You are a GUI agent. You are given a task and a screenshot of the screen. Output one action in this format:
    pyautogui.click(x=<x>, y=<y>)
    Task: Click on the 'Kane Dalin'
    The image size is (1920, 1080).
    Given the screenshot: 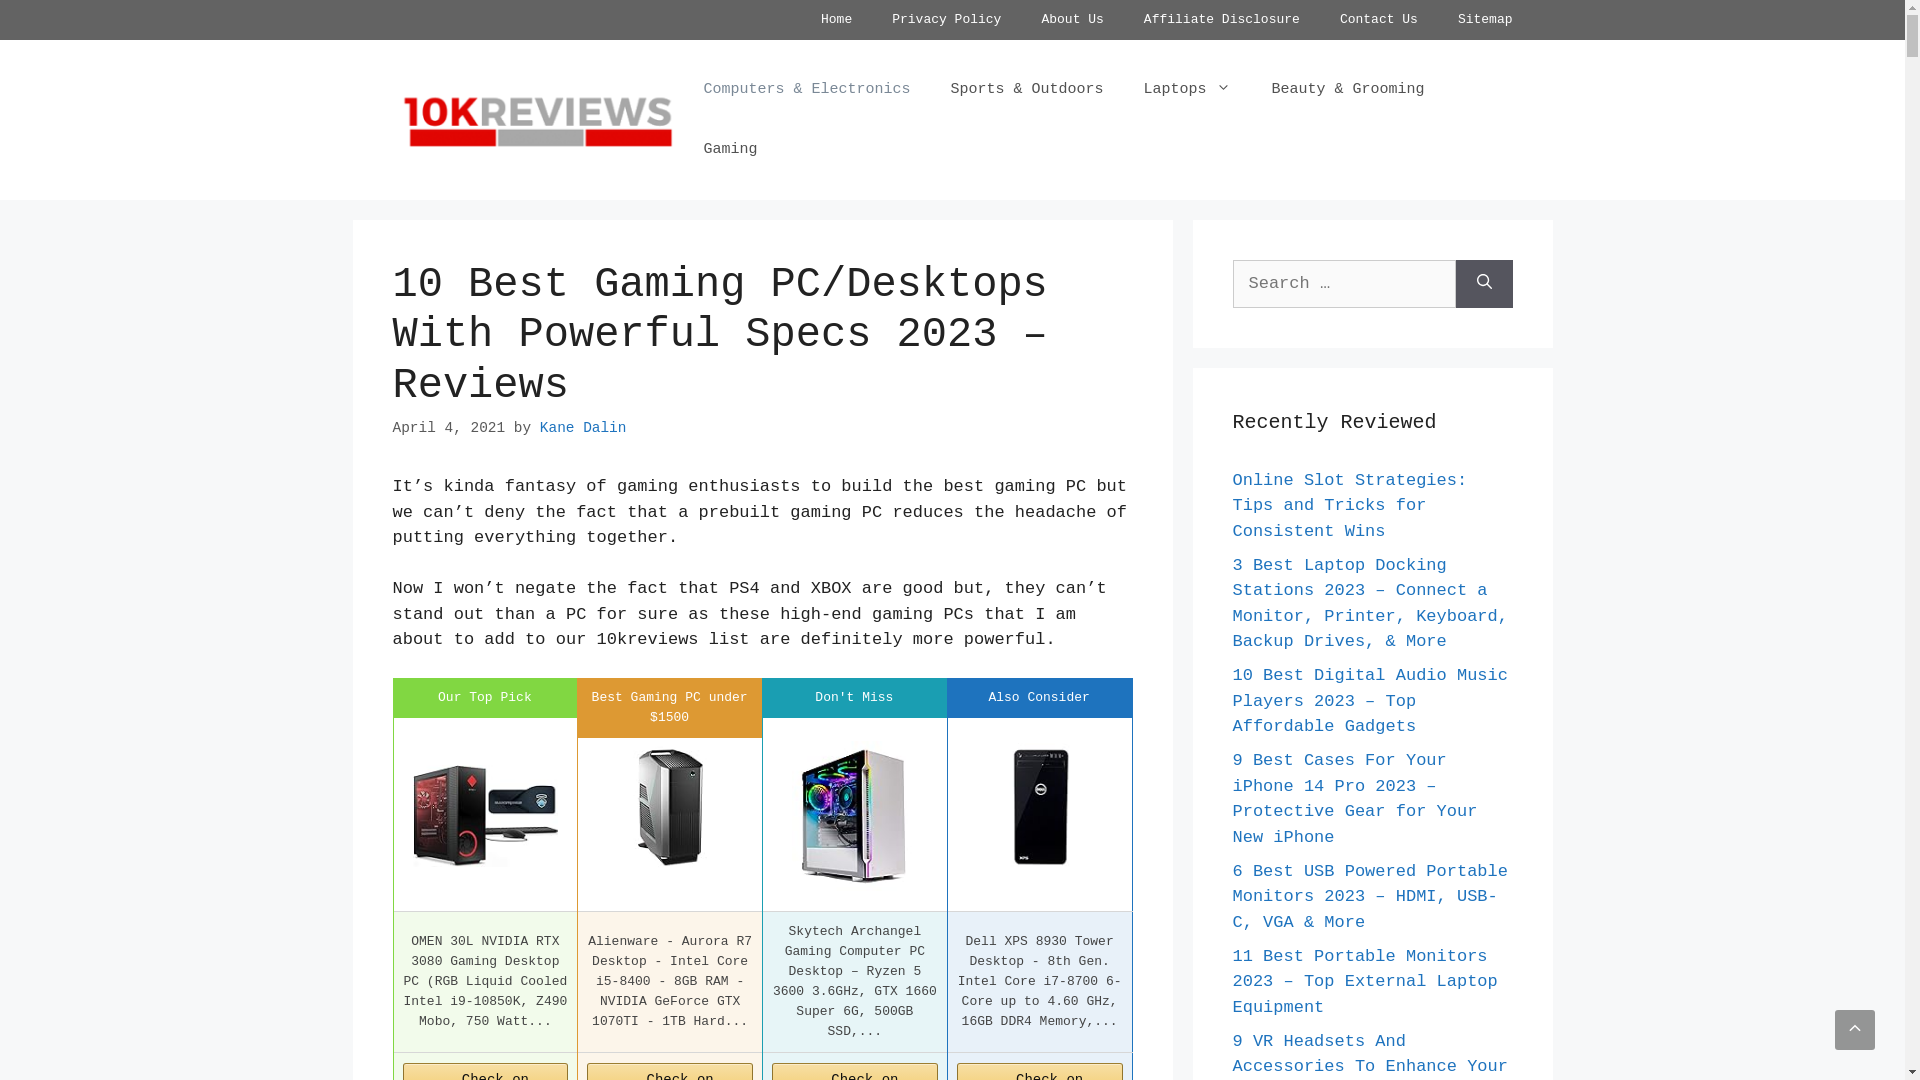 What is the action you would take?
    pyautogui.click(x=582, y=427)
    